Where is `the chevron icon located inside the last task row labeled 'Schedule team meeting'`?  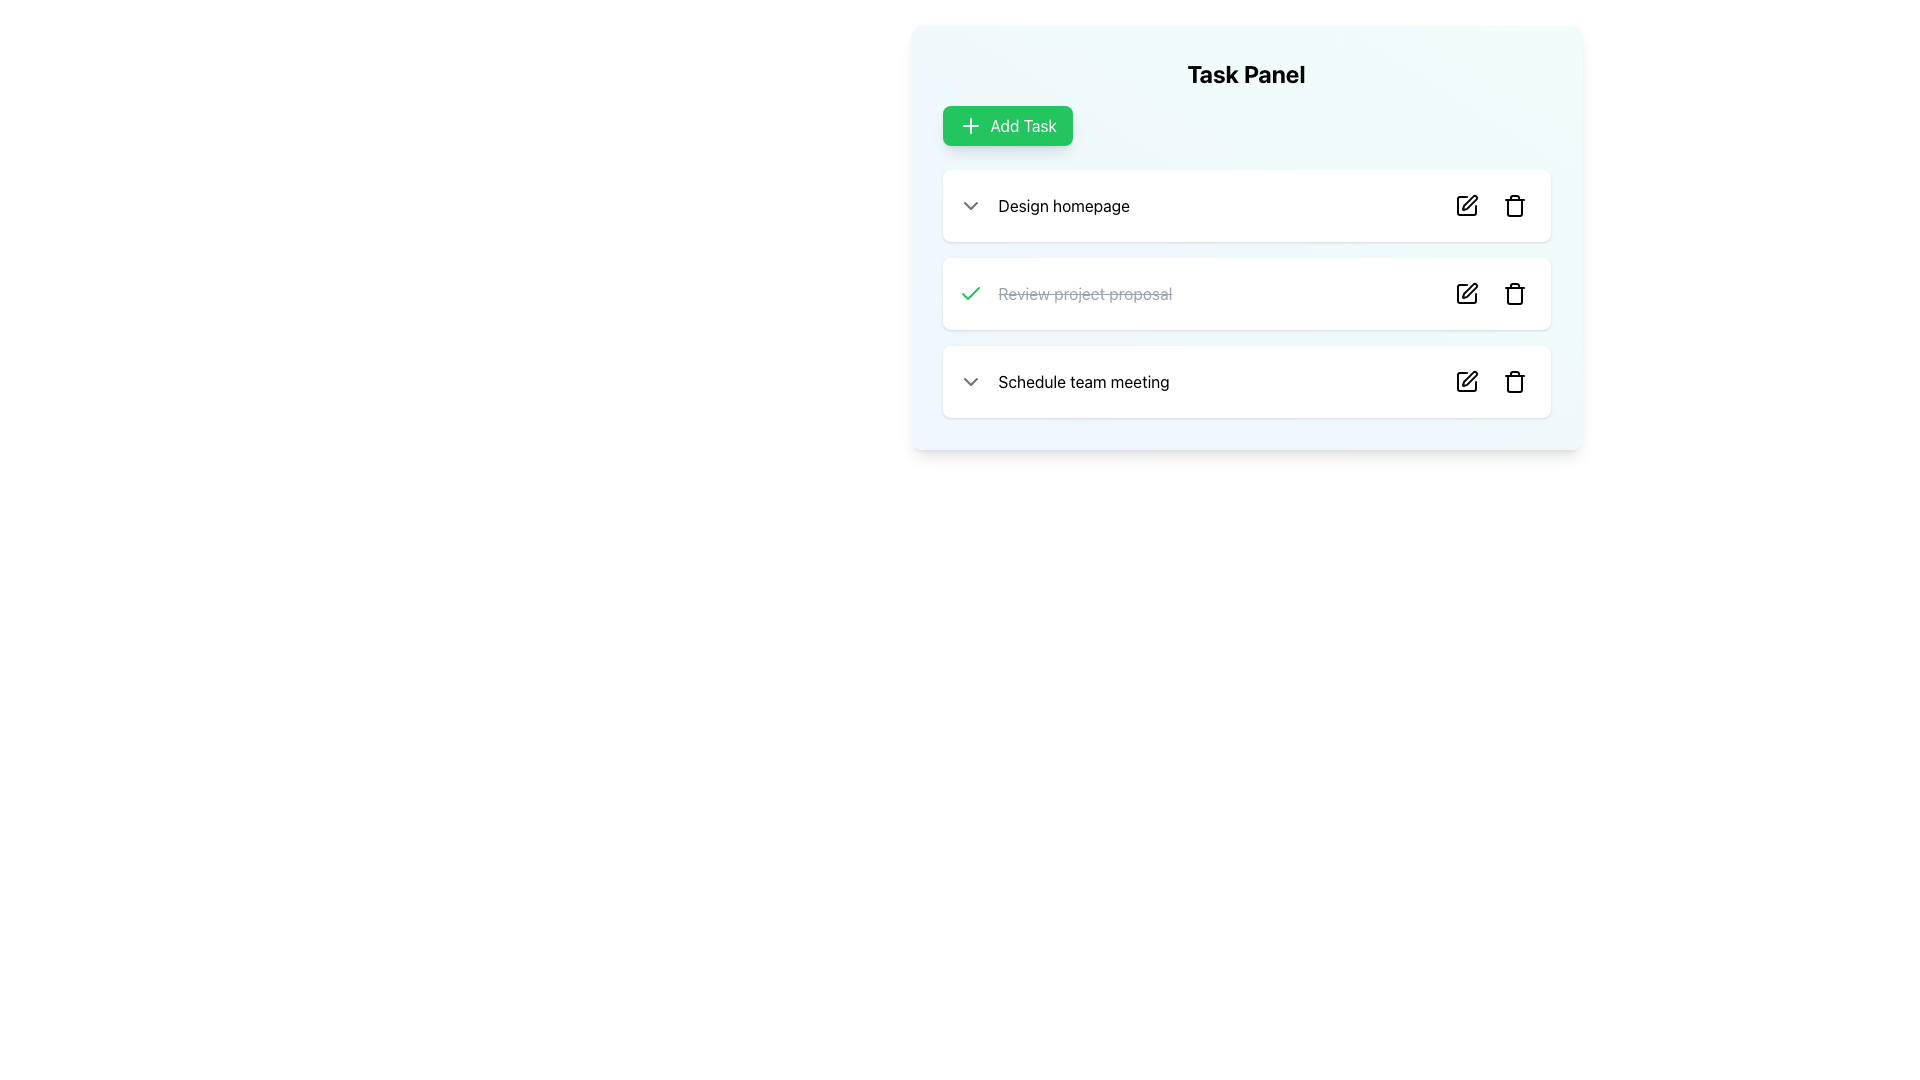
the chevron icon located inside the last task row labeled 'Schedule team meeting' is located at coordinates (970, 381).